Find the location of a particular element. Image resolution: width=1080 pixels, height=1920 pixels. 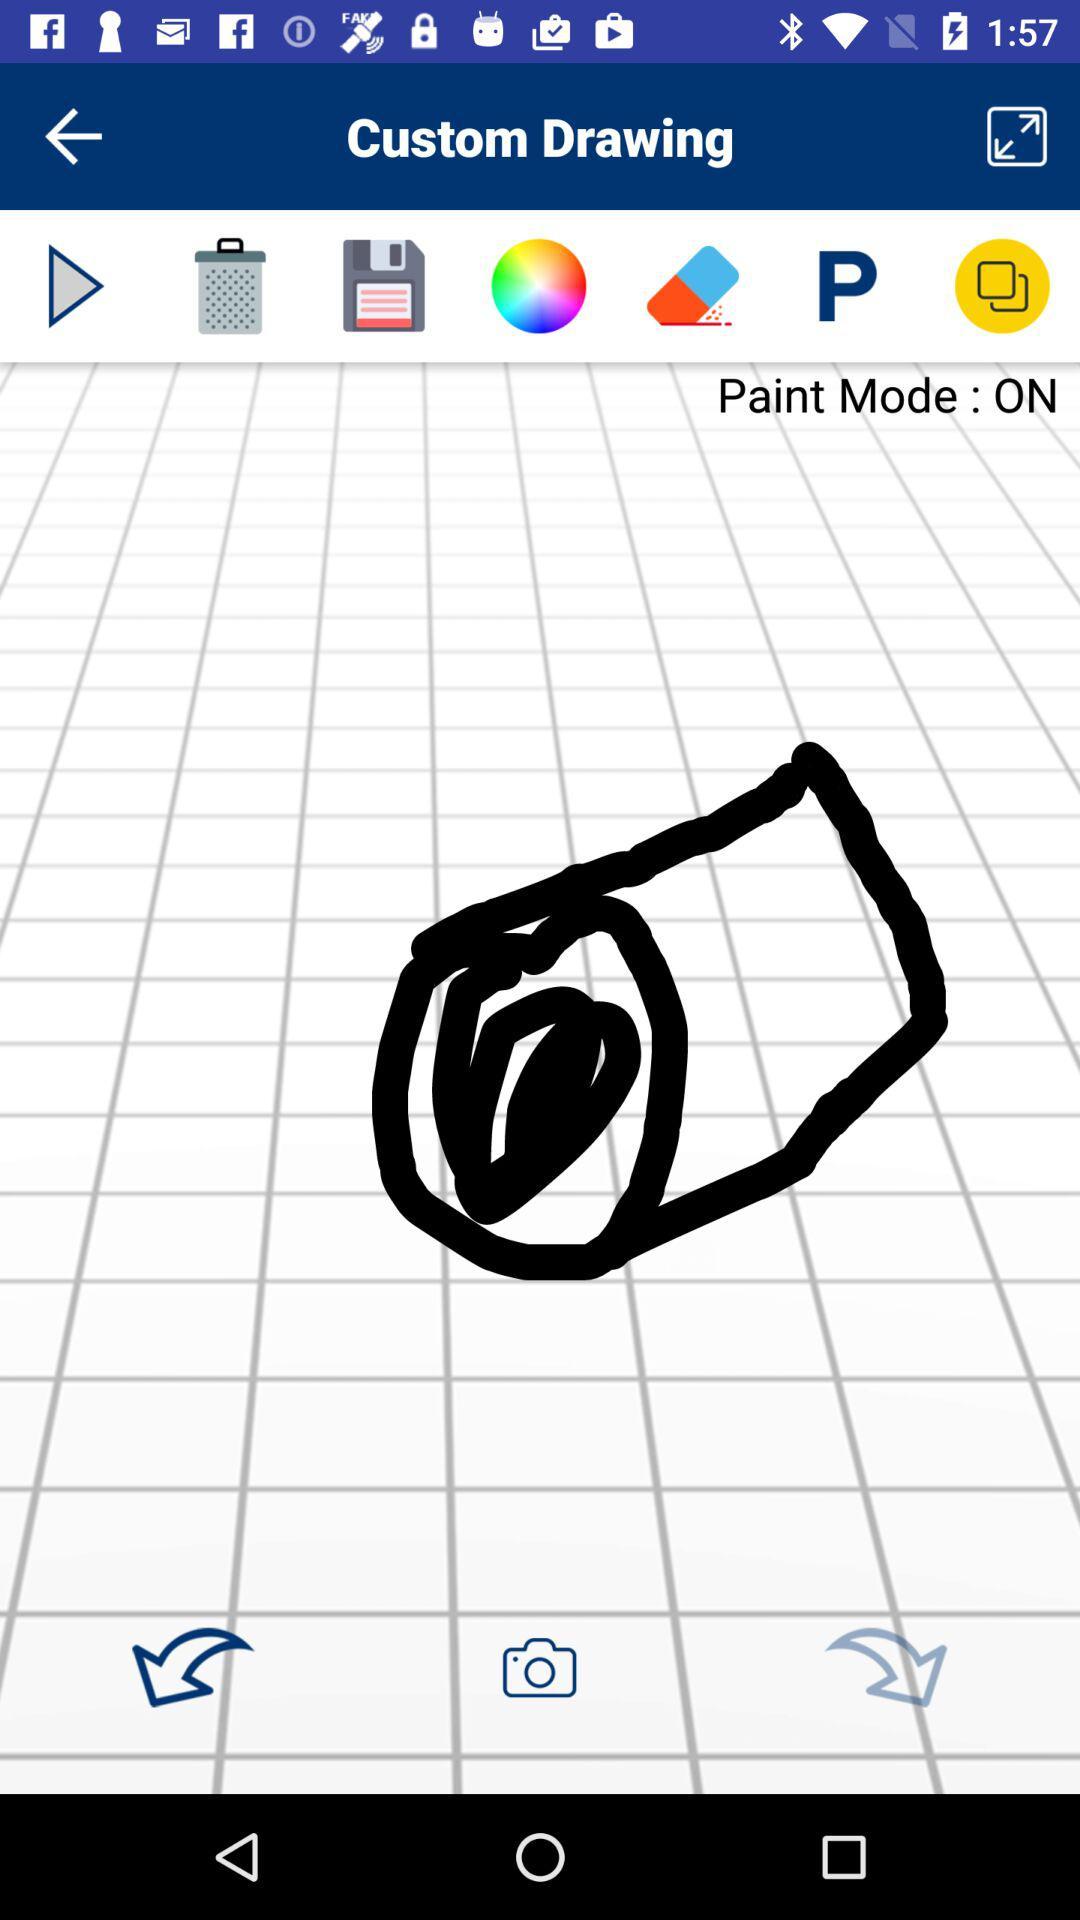

undo is located at coordinates (193, 1668).